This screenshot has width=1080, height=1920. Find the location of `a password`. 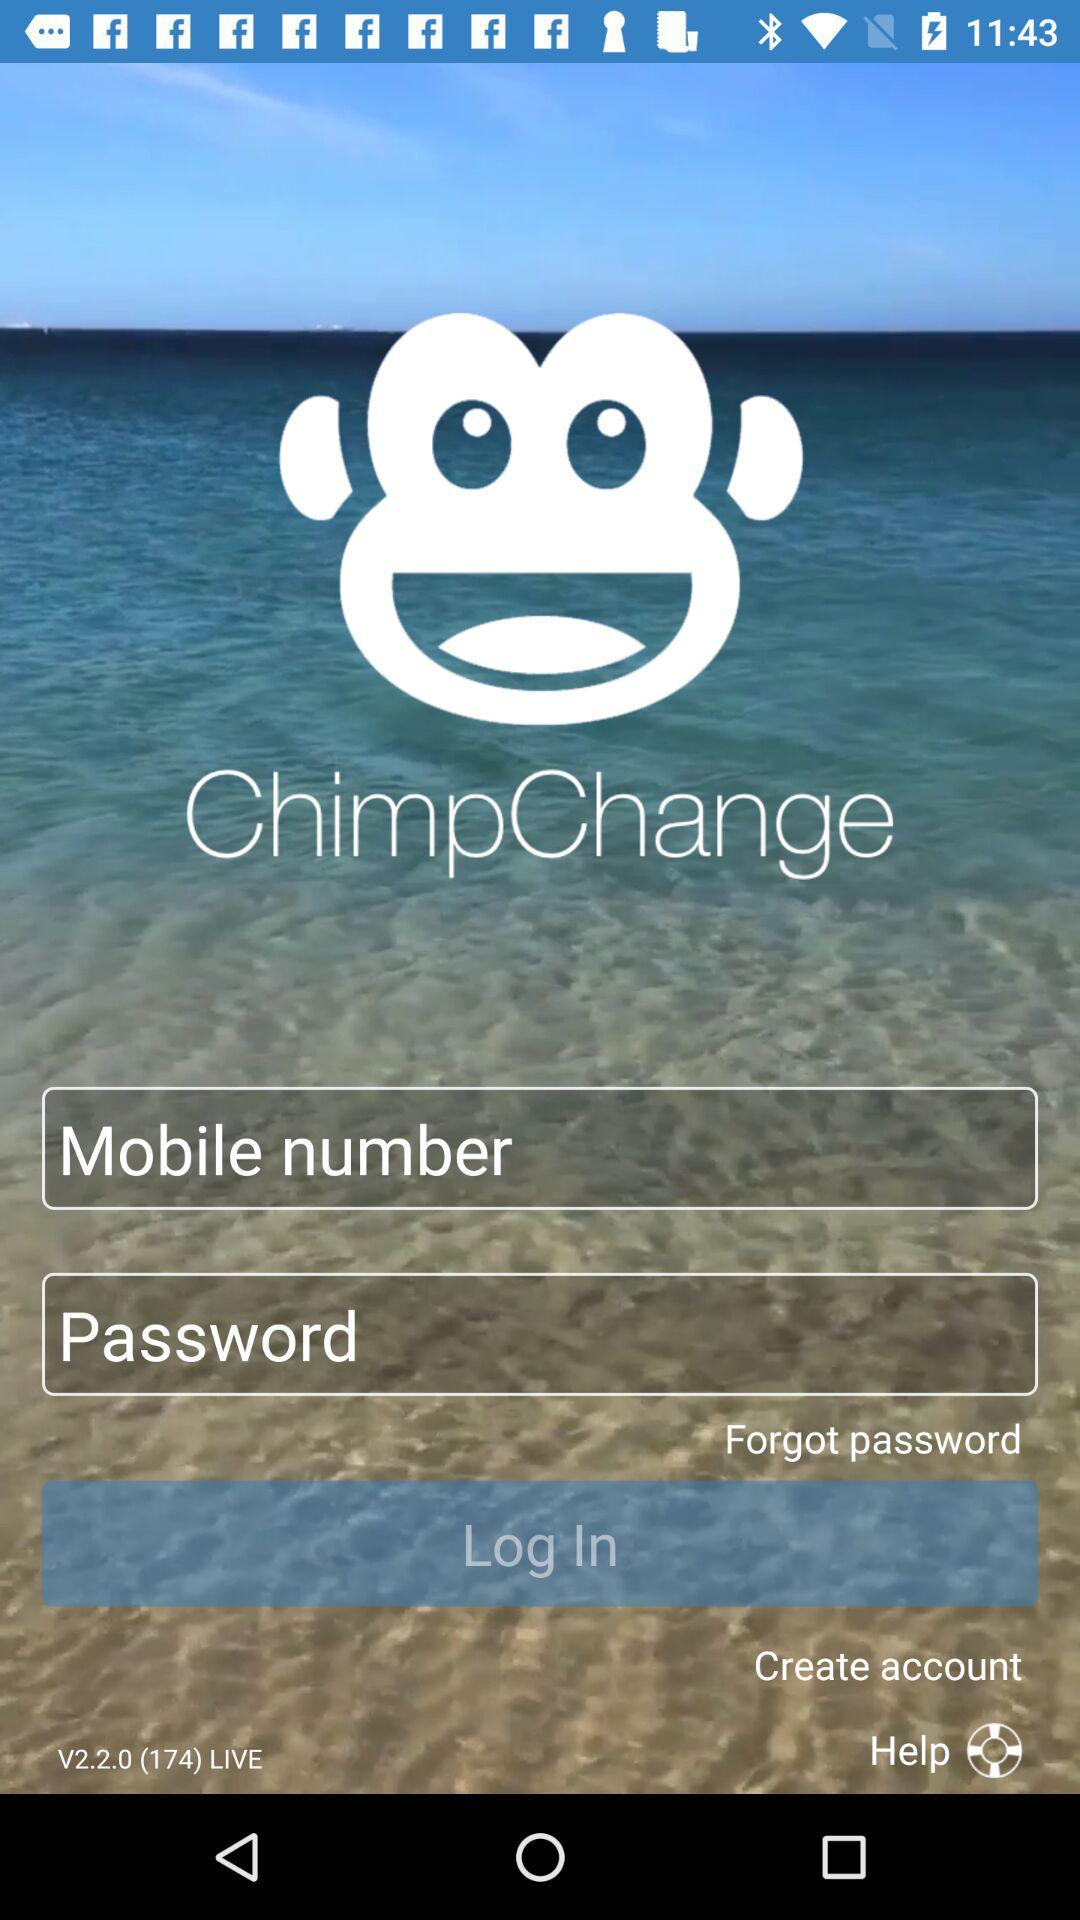

a password is located at coordinates (540, 1334).